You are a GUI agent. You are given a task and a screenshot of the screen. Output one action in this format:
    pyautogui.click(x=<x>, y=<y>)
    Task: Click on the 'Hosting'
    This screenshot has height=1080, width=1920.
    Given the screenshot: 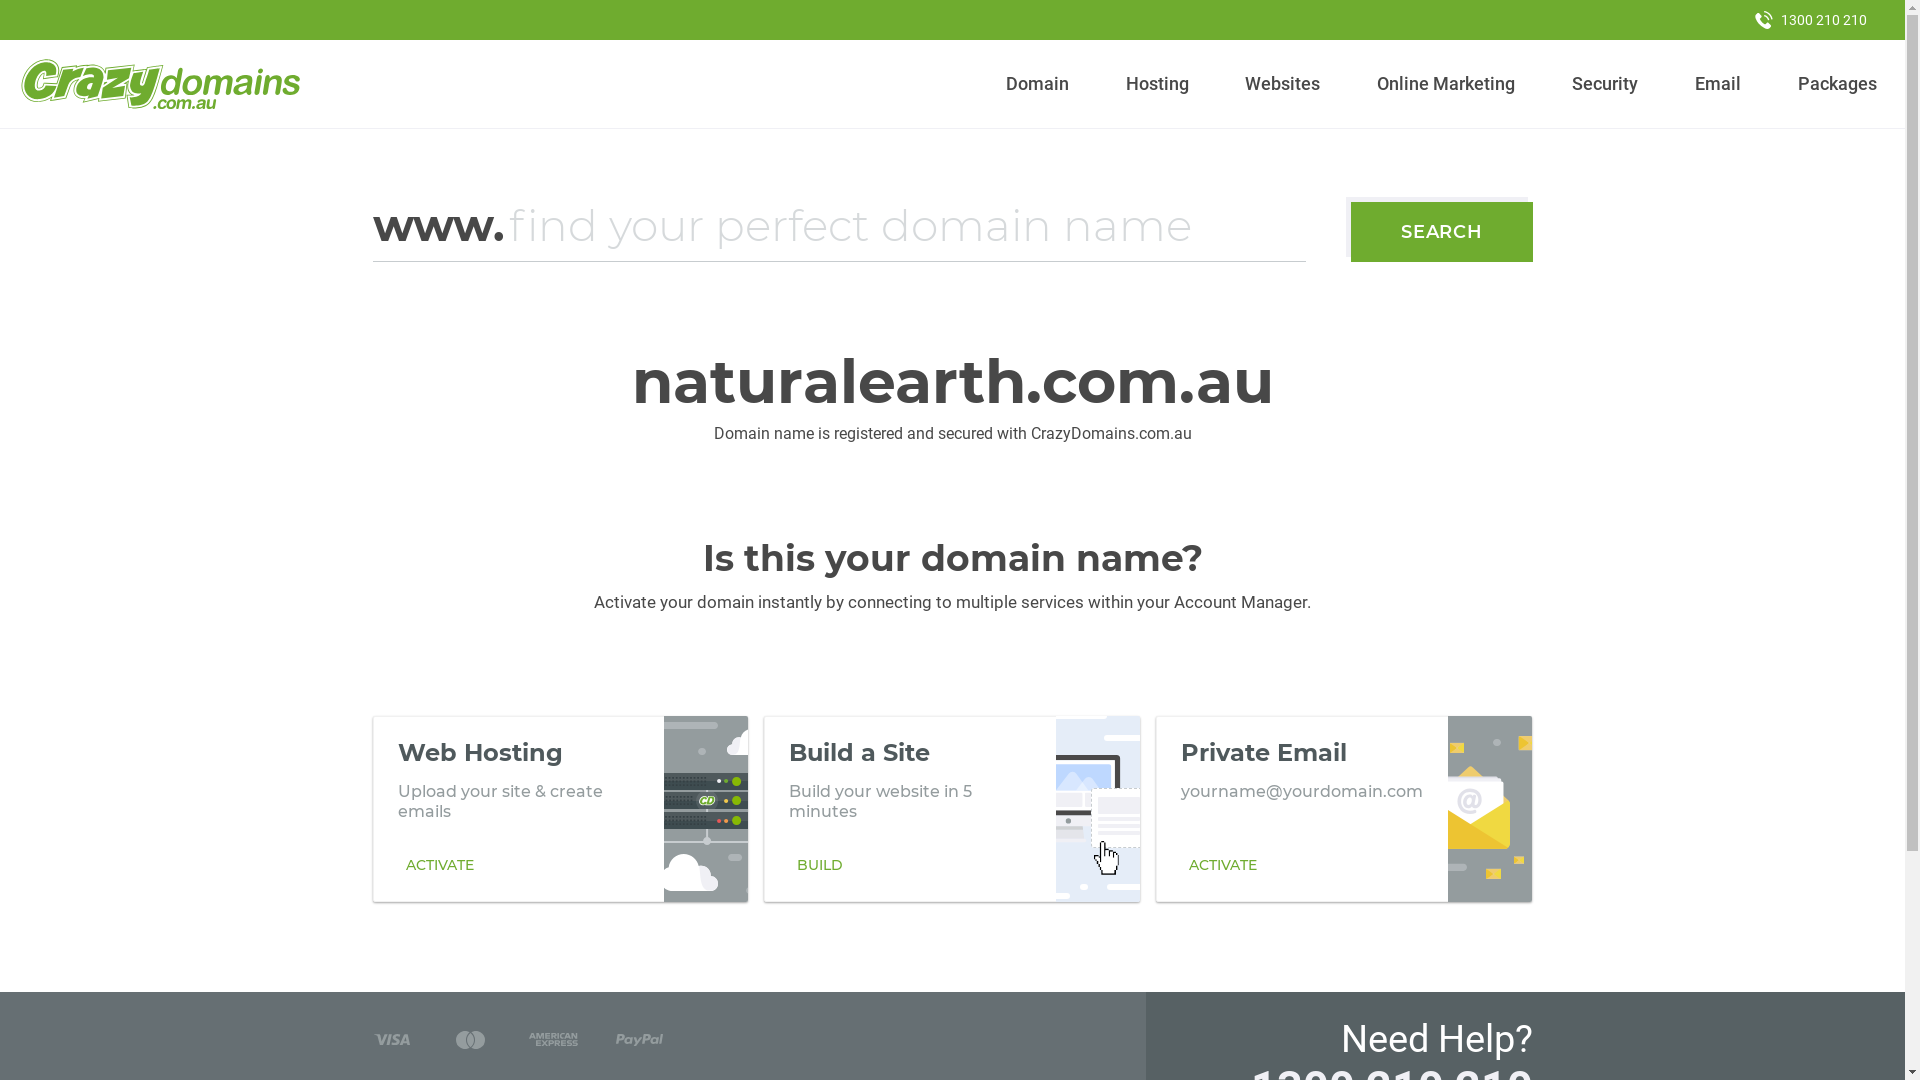 What is the action you would take?
    pyautogui.click(x=1156, y=83)
    